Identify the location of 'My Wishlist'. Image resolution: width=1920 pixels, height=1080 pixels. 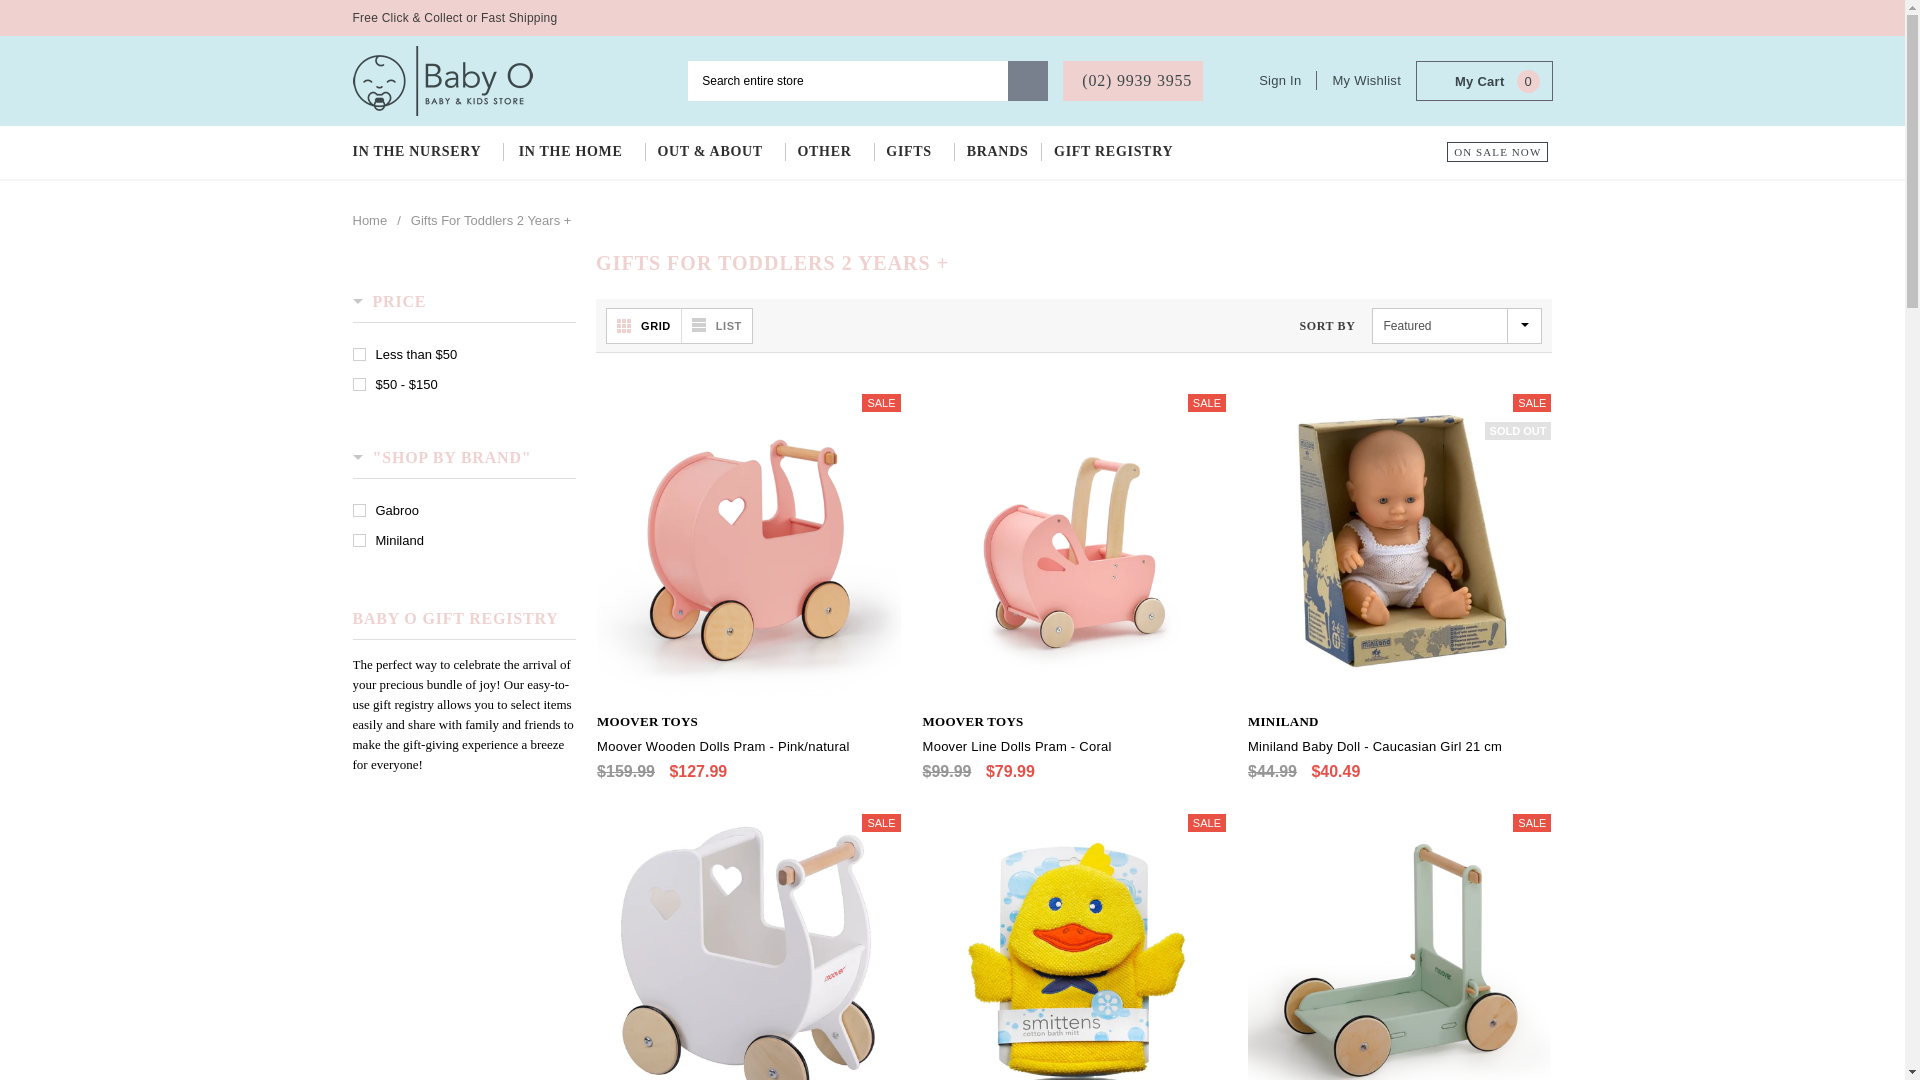
(1365, 79).